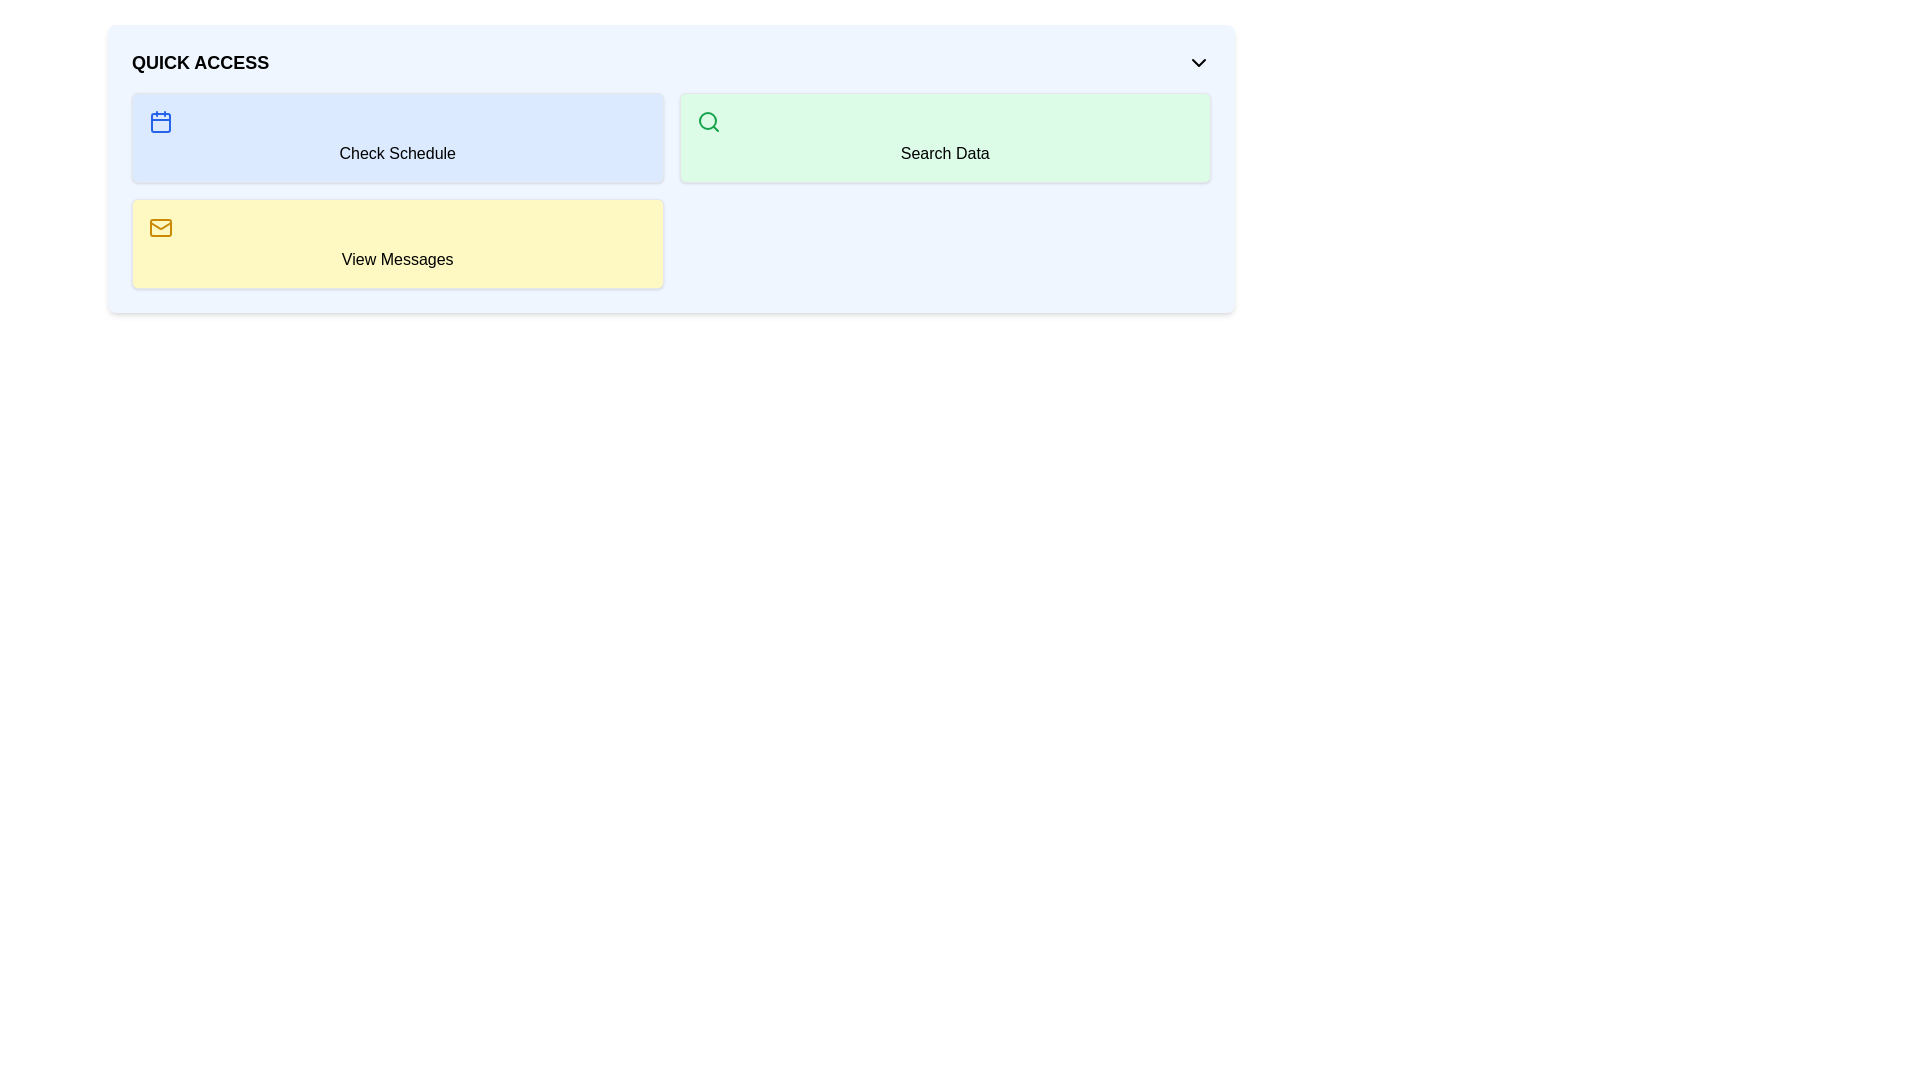 This screenshot has width=1920, height=1080. Describe the element at coordinates (161, 123) in the screenshot. I see `the SVG Rectangle that forms the body of the calendar icon, which is centrally located above the 'Check Schedule' text within a light blue background card` at that location.